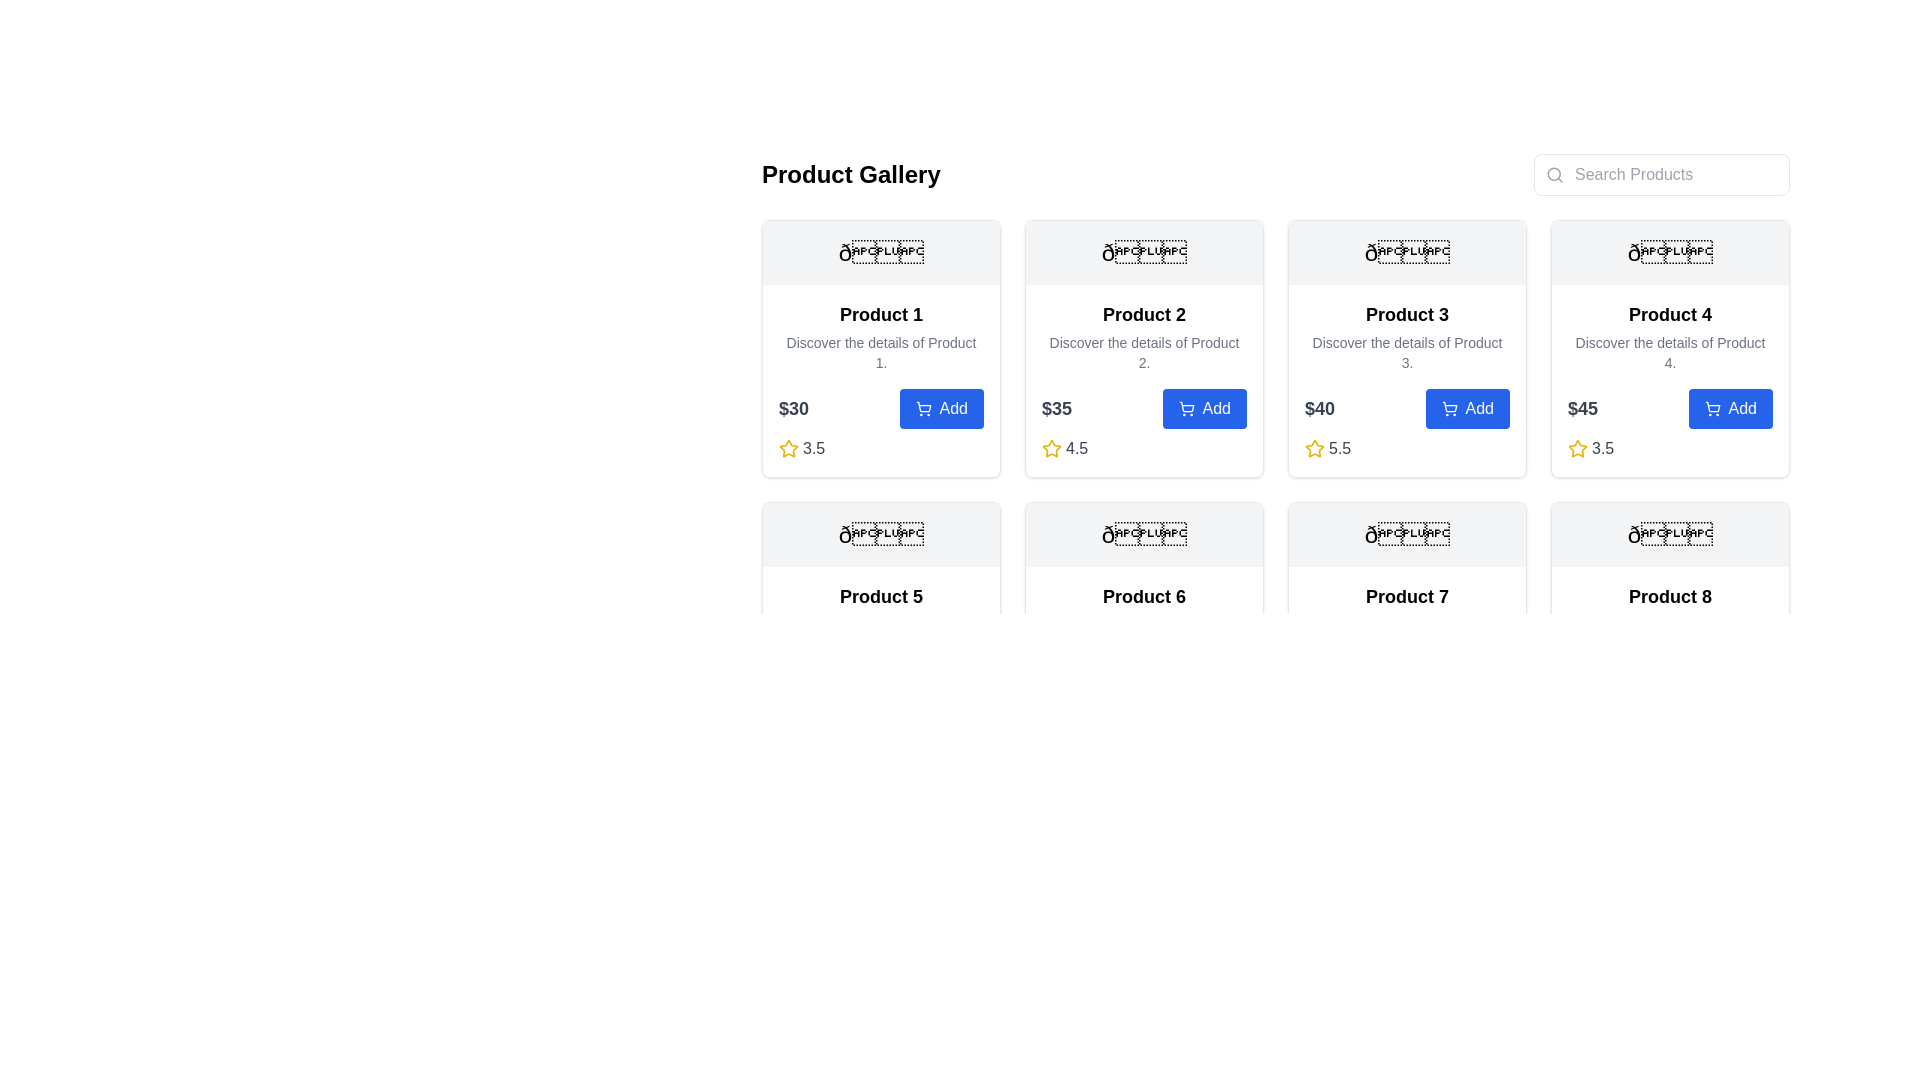 The height and width of the screenshot is (1080, 1920). What do you see at coordinates (880, 534) in the screenshot?
I see `the star emoji icon located at the top of the card titled 'Product 5', which has a light gray background and is centered above the product name` at bounding box center [880, 534].